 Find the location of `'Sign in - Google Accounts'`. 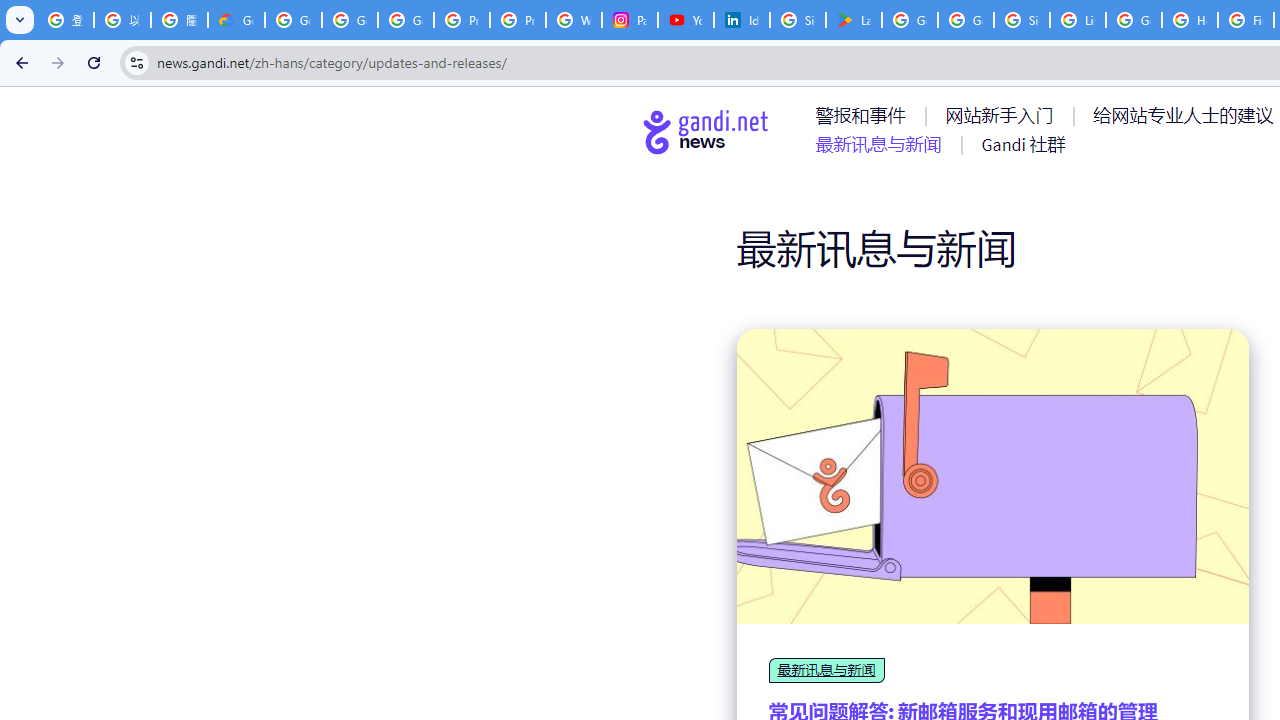

'Sign in - Google Accounts' is located at coordinates (1022, 20).